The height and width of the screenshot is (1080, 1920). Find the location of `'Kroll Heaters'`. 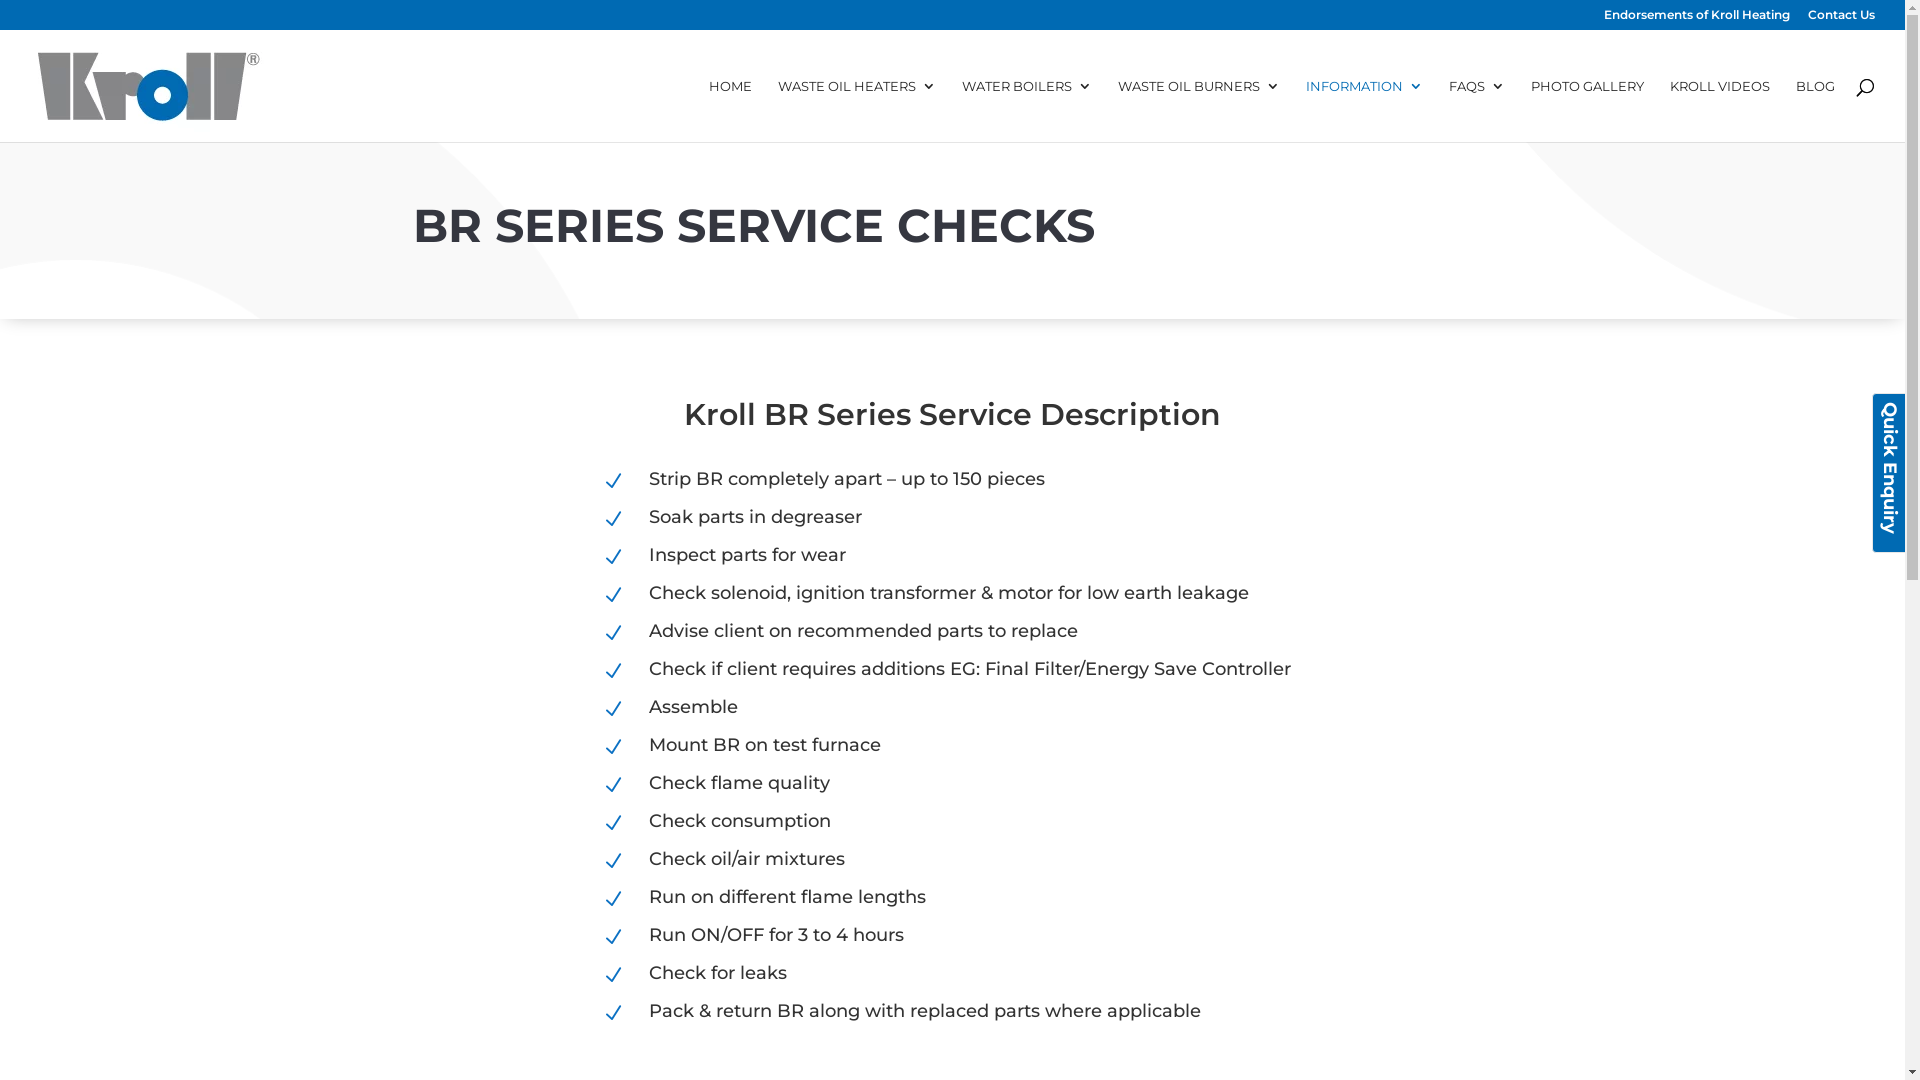

'Kroll Heaters' is located at coordinates (147, 84).